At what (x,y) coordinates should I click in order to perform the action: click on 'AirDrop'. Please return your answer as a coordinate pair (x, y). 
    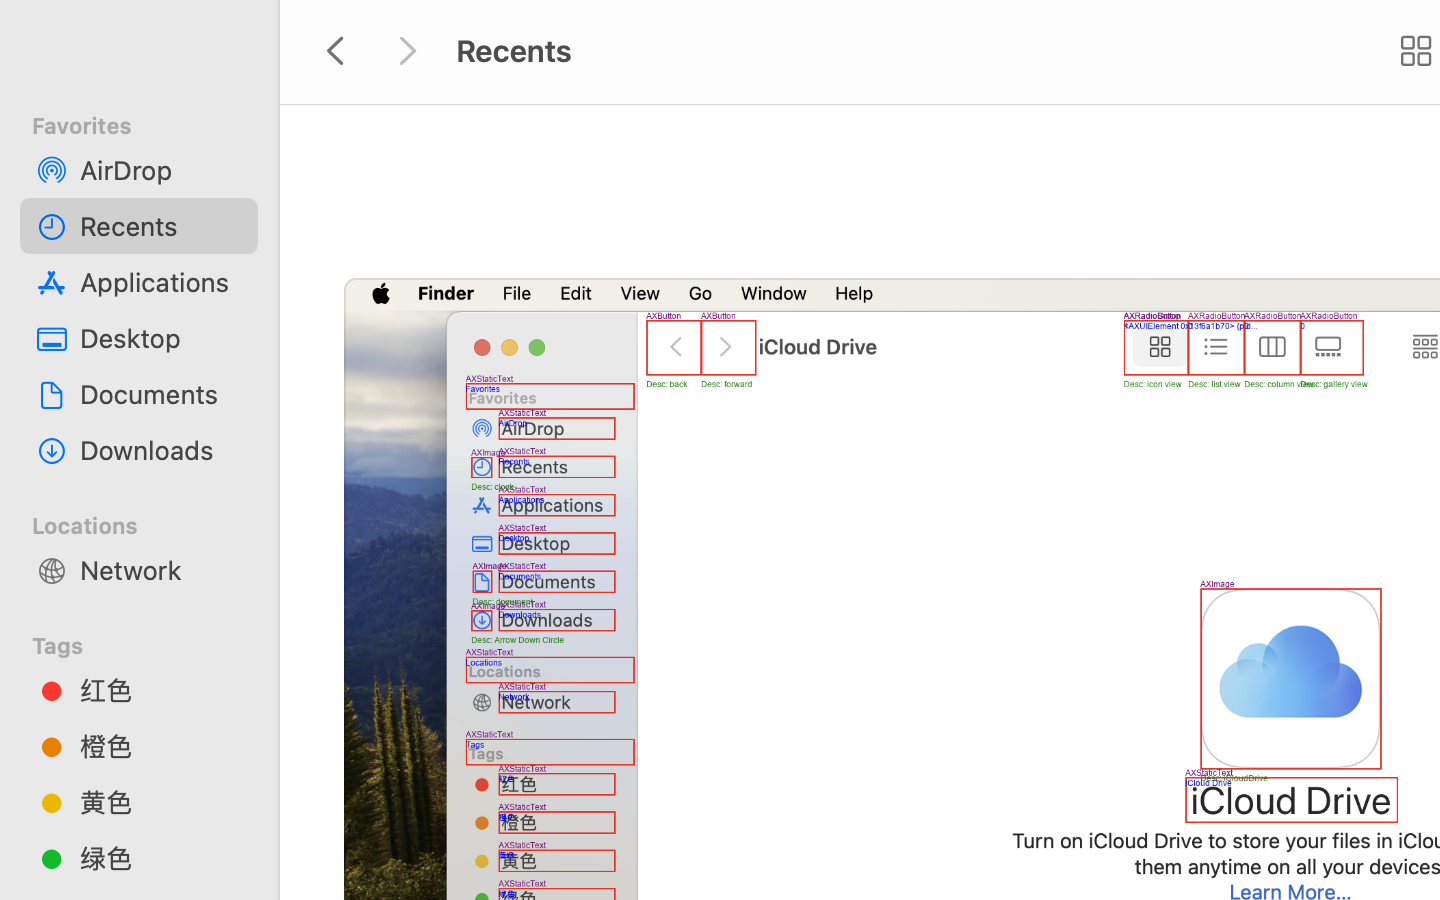
    Looking at the image, I should click on (159, 170).